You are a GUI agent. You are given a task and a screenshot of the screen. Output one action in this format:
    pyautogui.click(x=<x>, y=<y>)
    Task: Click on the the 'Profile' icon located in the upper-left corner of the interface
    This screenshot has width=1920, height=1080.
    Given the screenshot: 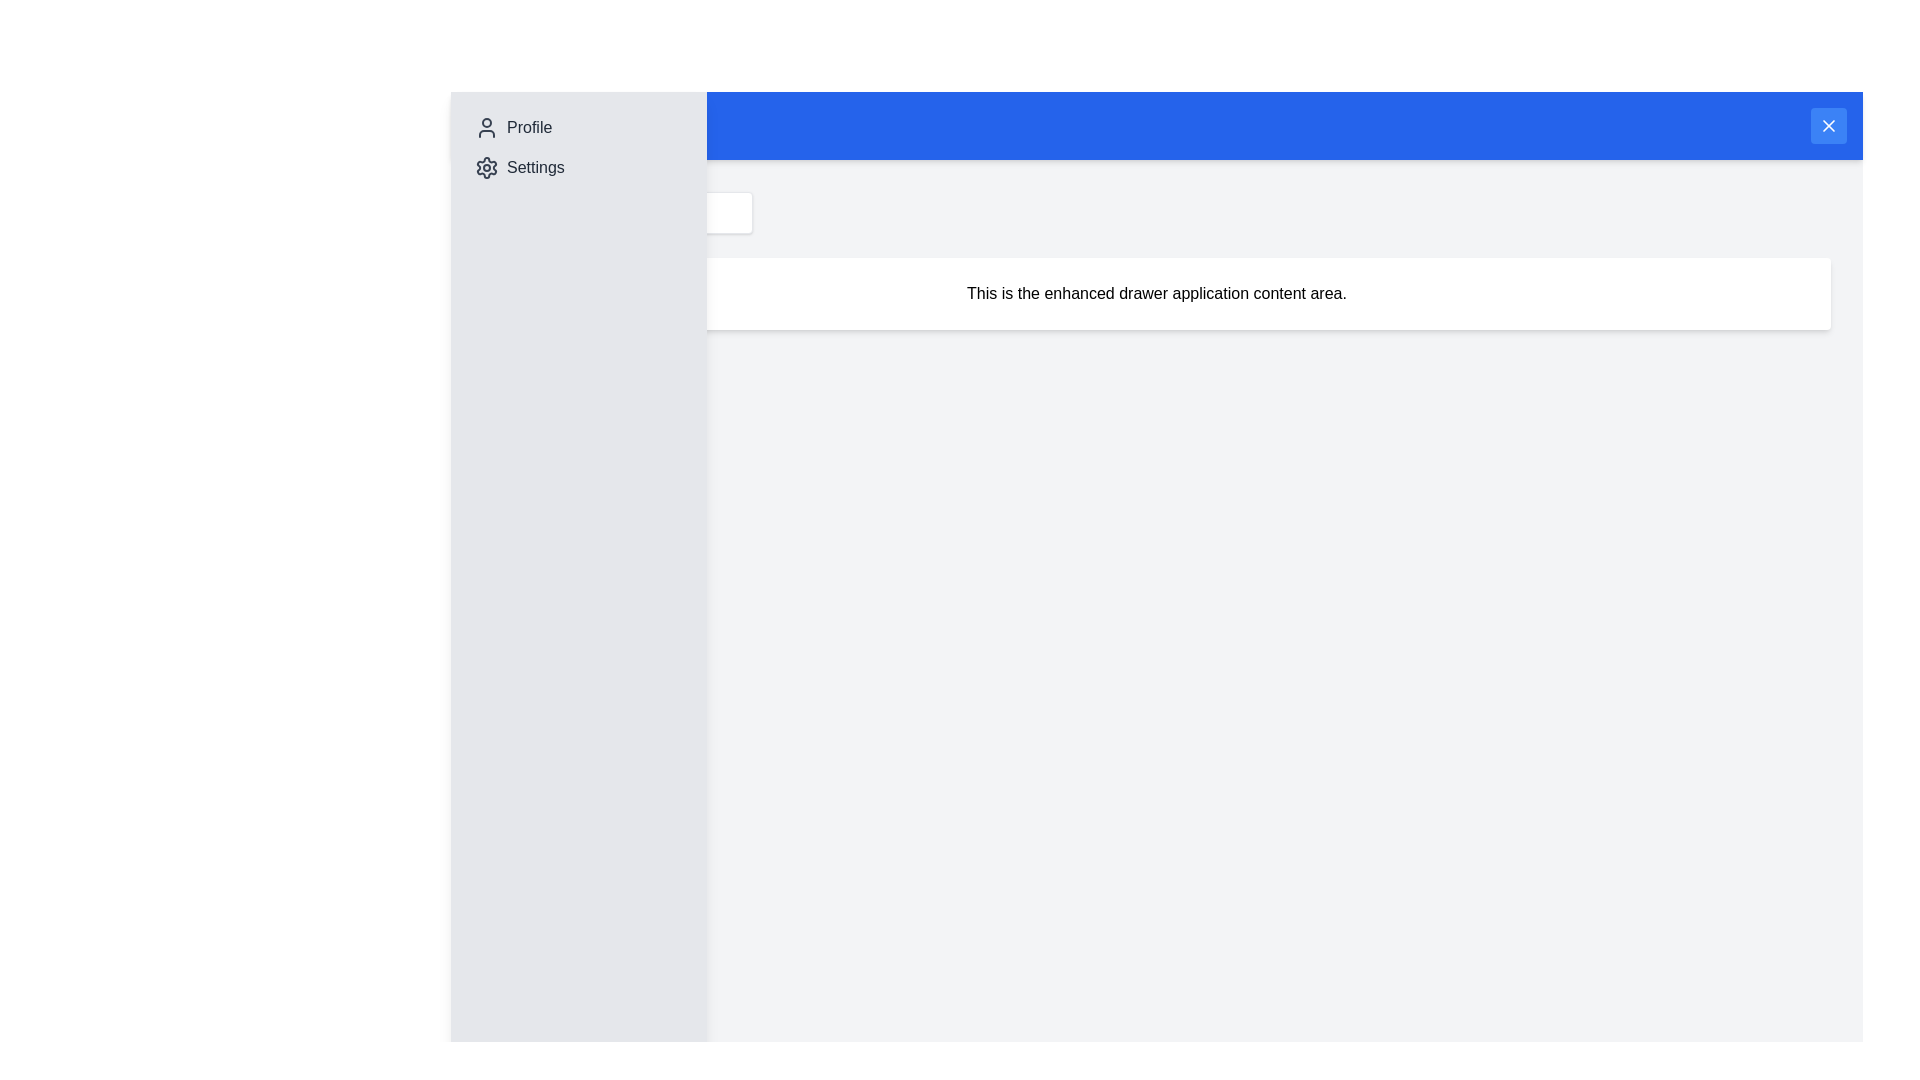 What is the action you would take?
    pyautogui.click(x=486, y=127)
    